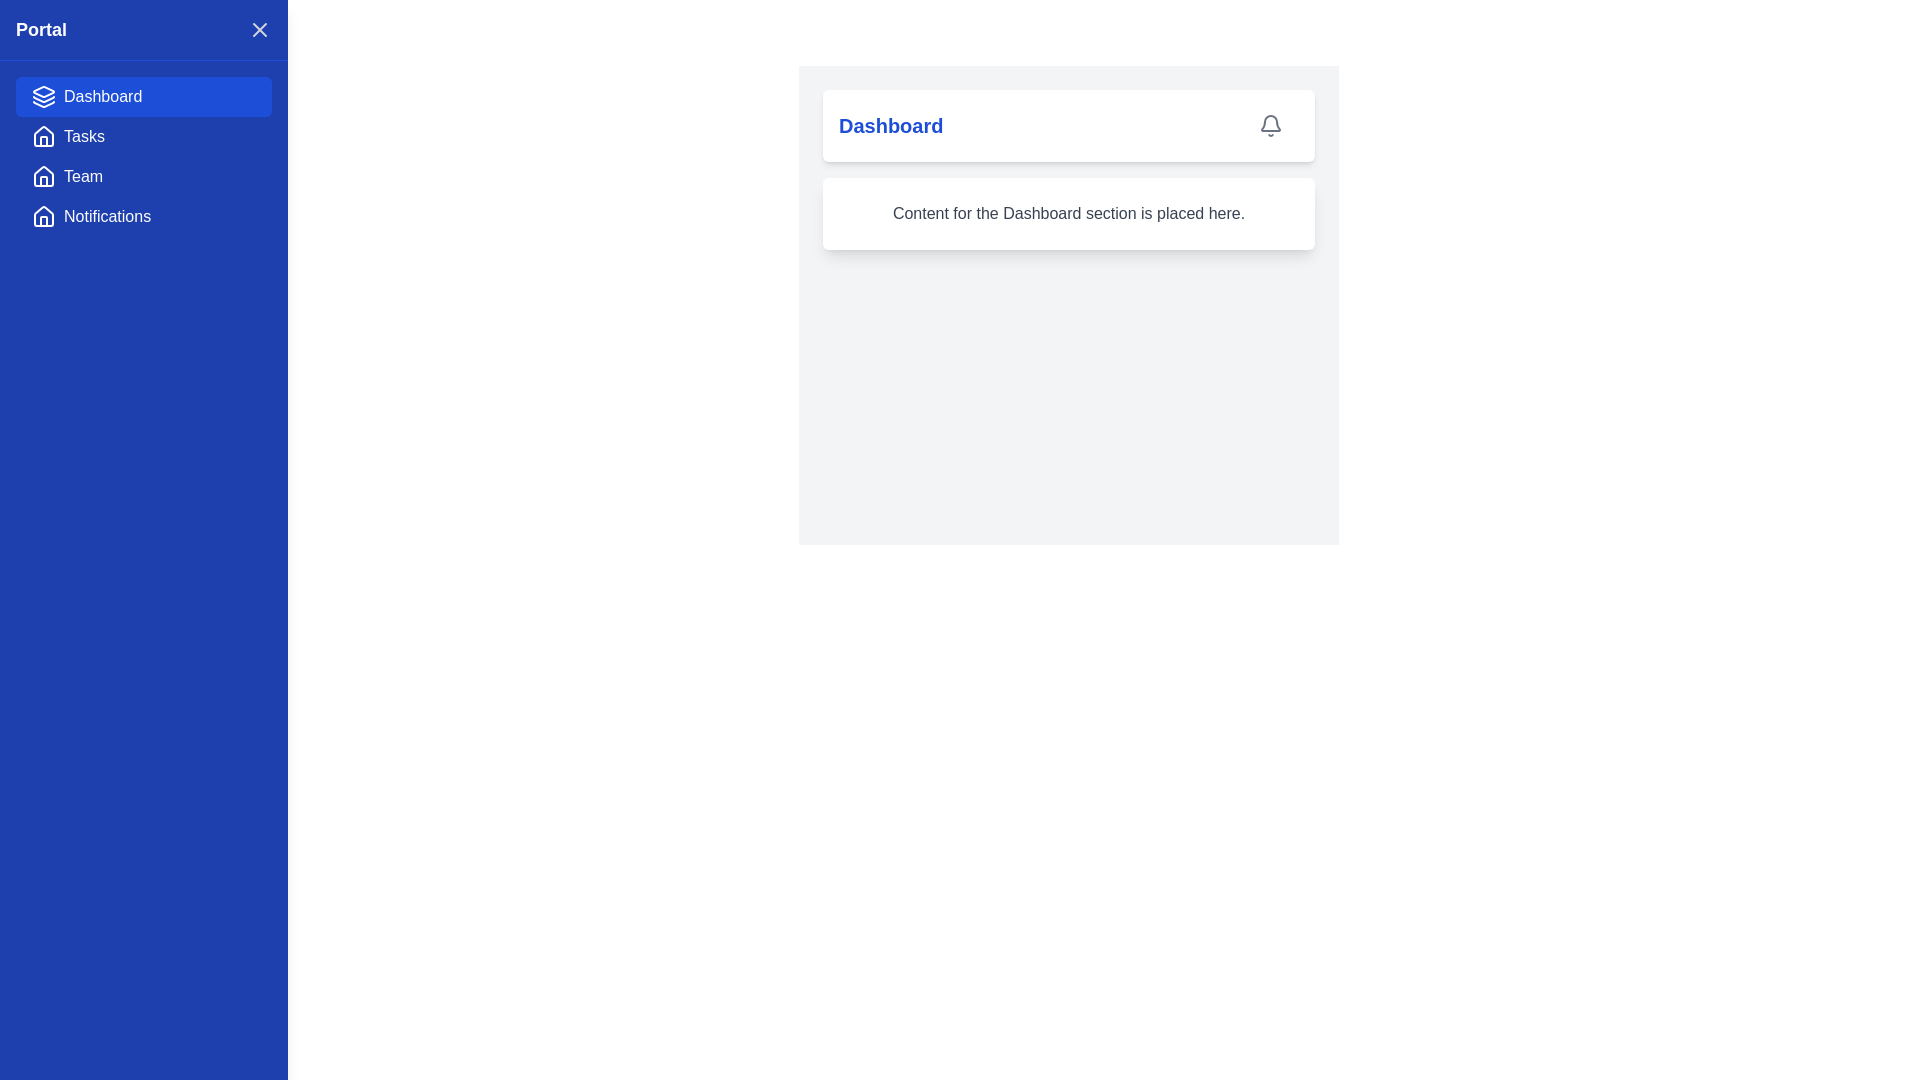 The width and height of the screenshot is (1920, 1080). What do you see at coordinates (1270, 126) in the screenshot?
I see `the gray bell icon located at the top-right corner of the Dashboard heading bar` at bounding box center [1270, 126].